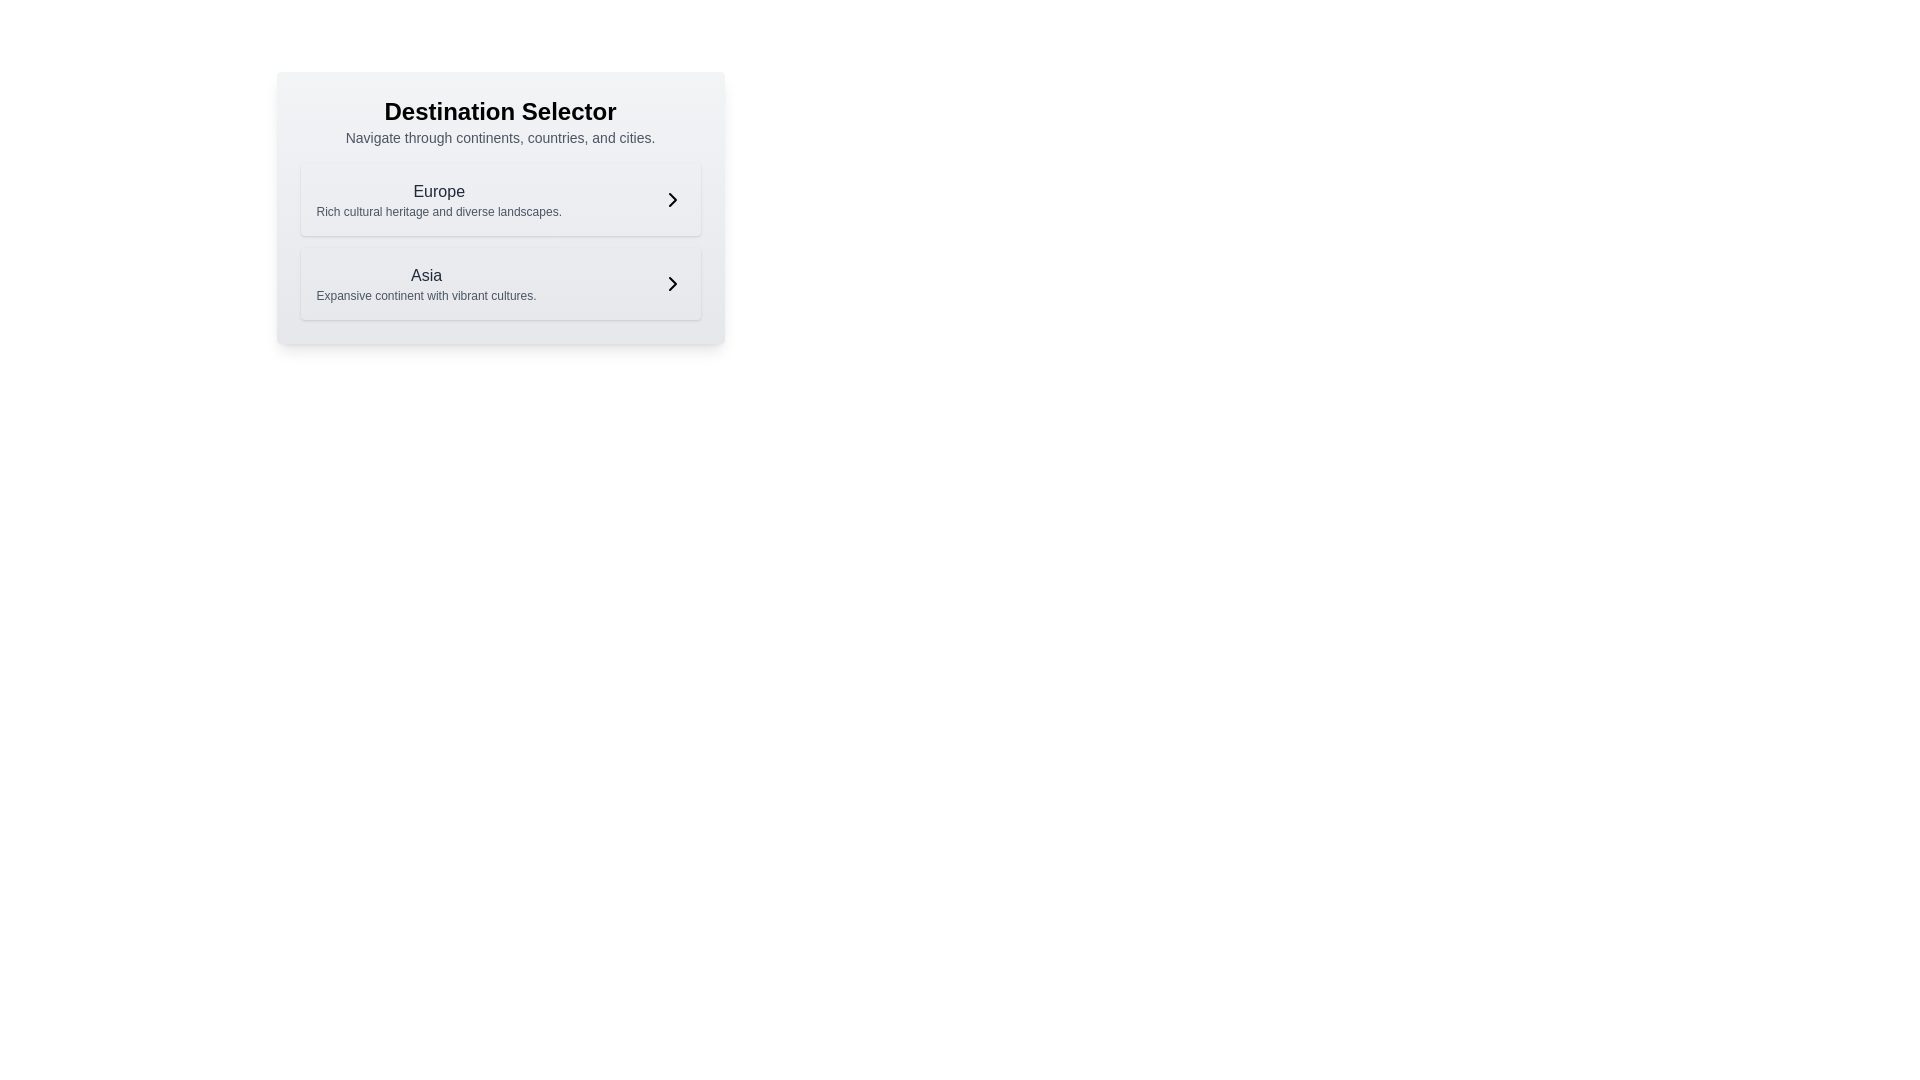  I want to click on the interactive list item titled 'Europe' for keyboard navigation, so click(500, 200).